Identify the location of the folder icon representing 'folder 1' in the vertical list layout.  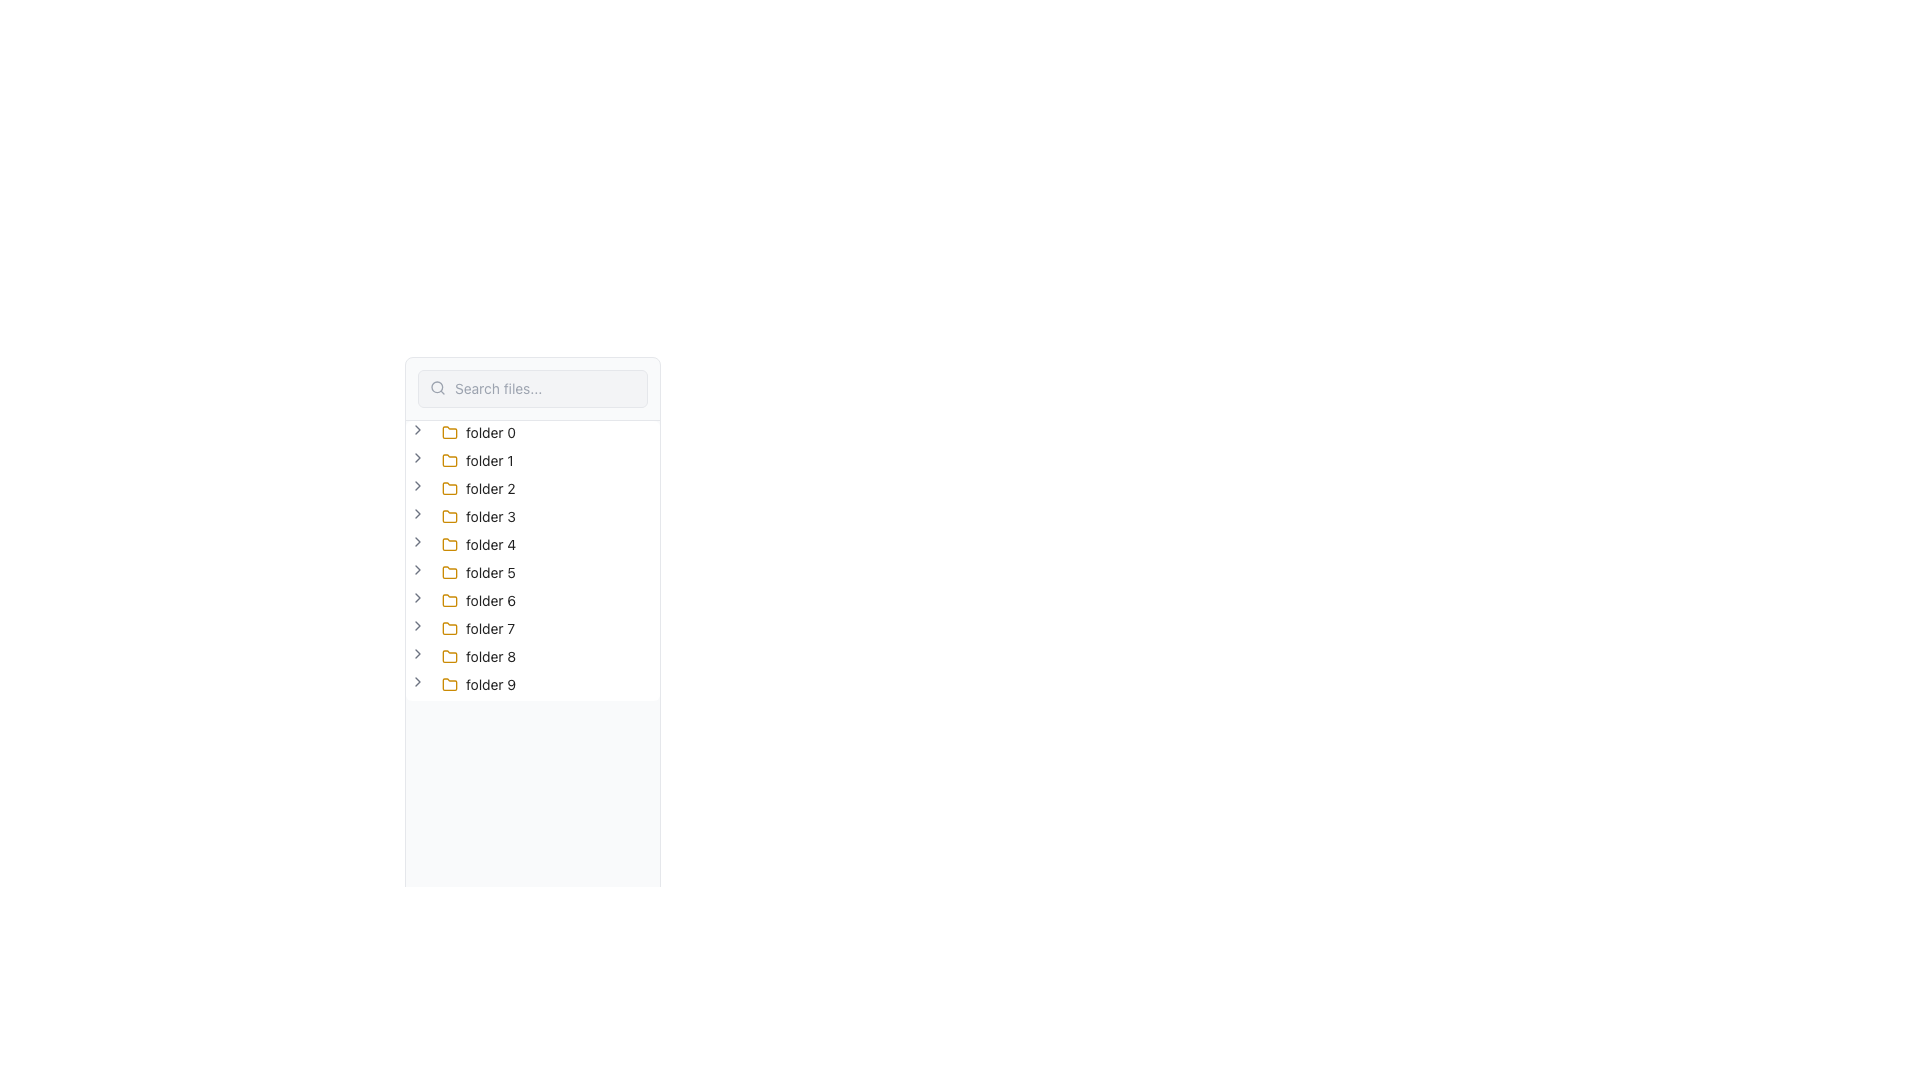
(449, 459).